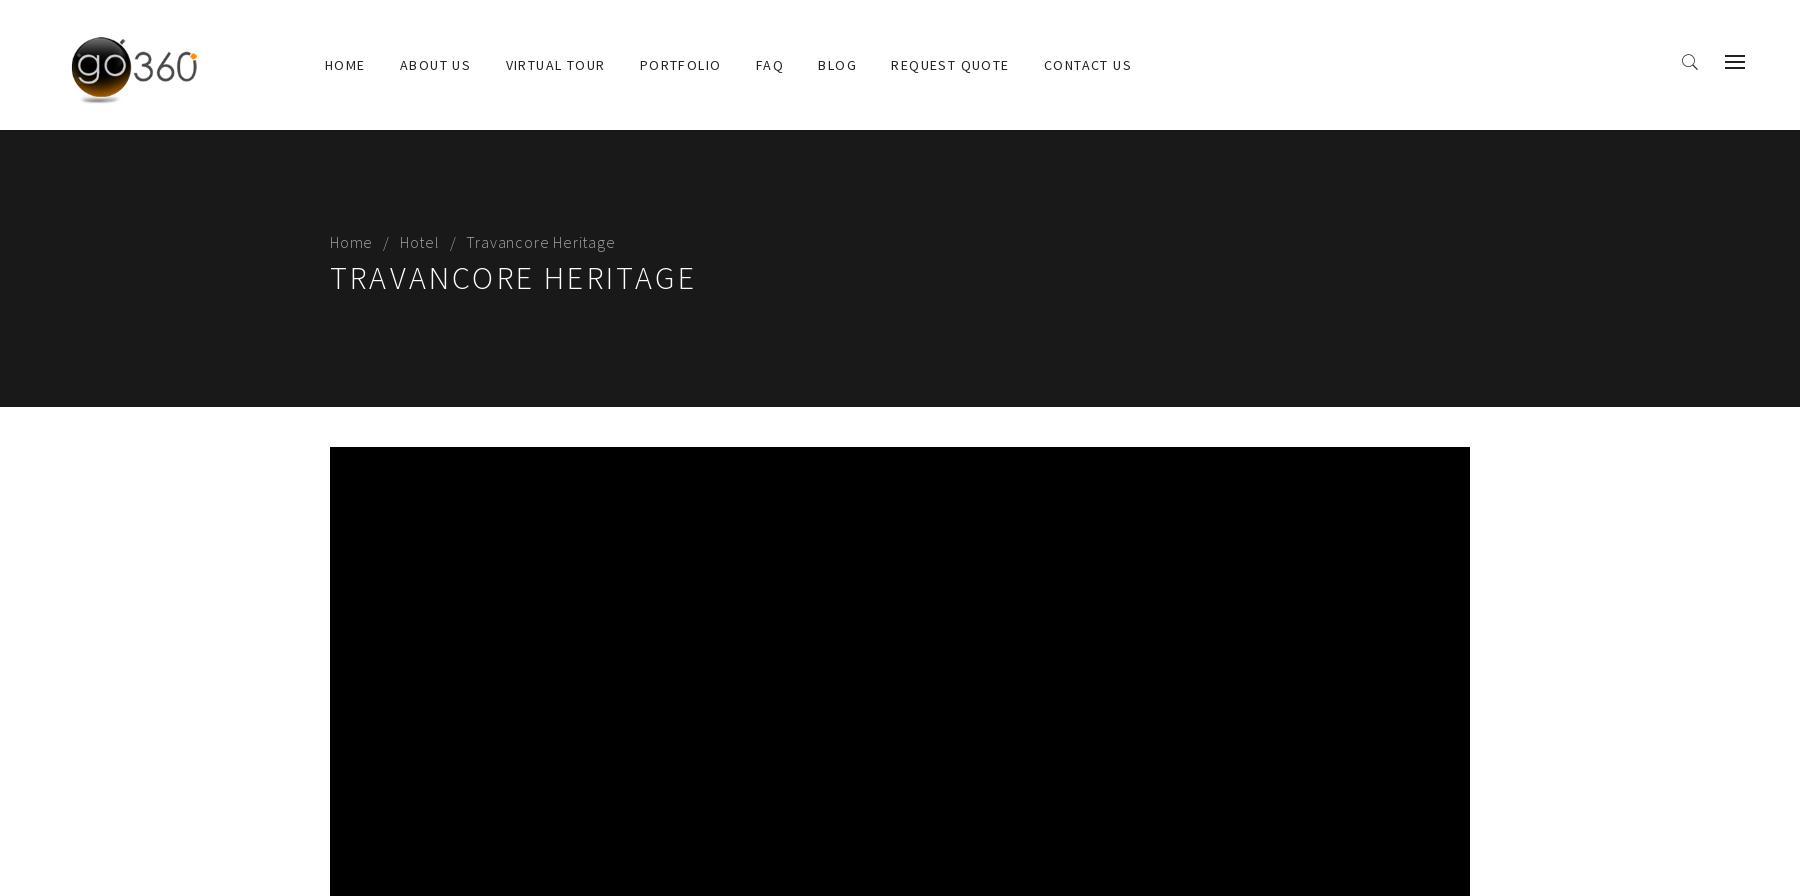  I want to click on 'Why Go360', so click(464, 143).